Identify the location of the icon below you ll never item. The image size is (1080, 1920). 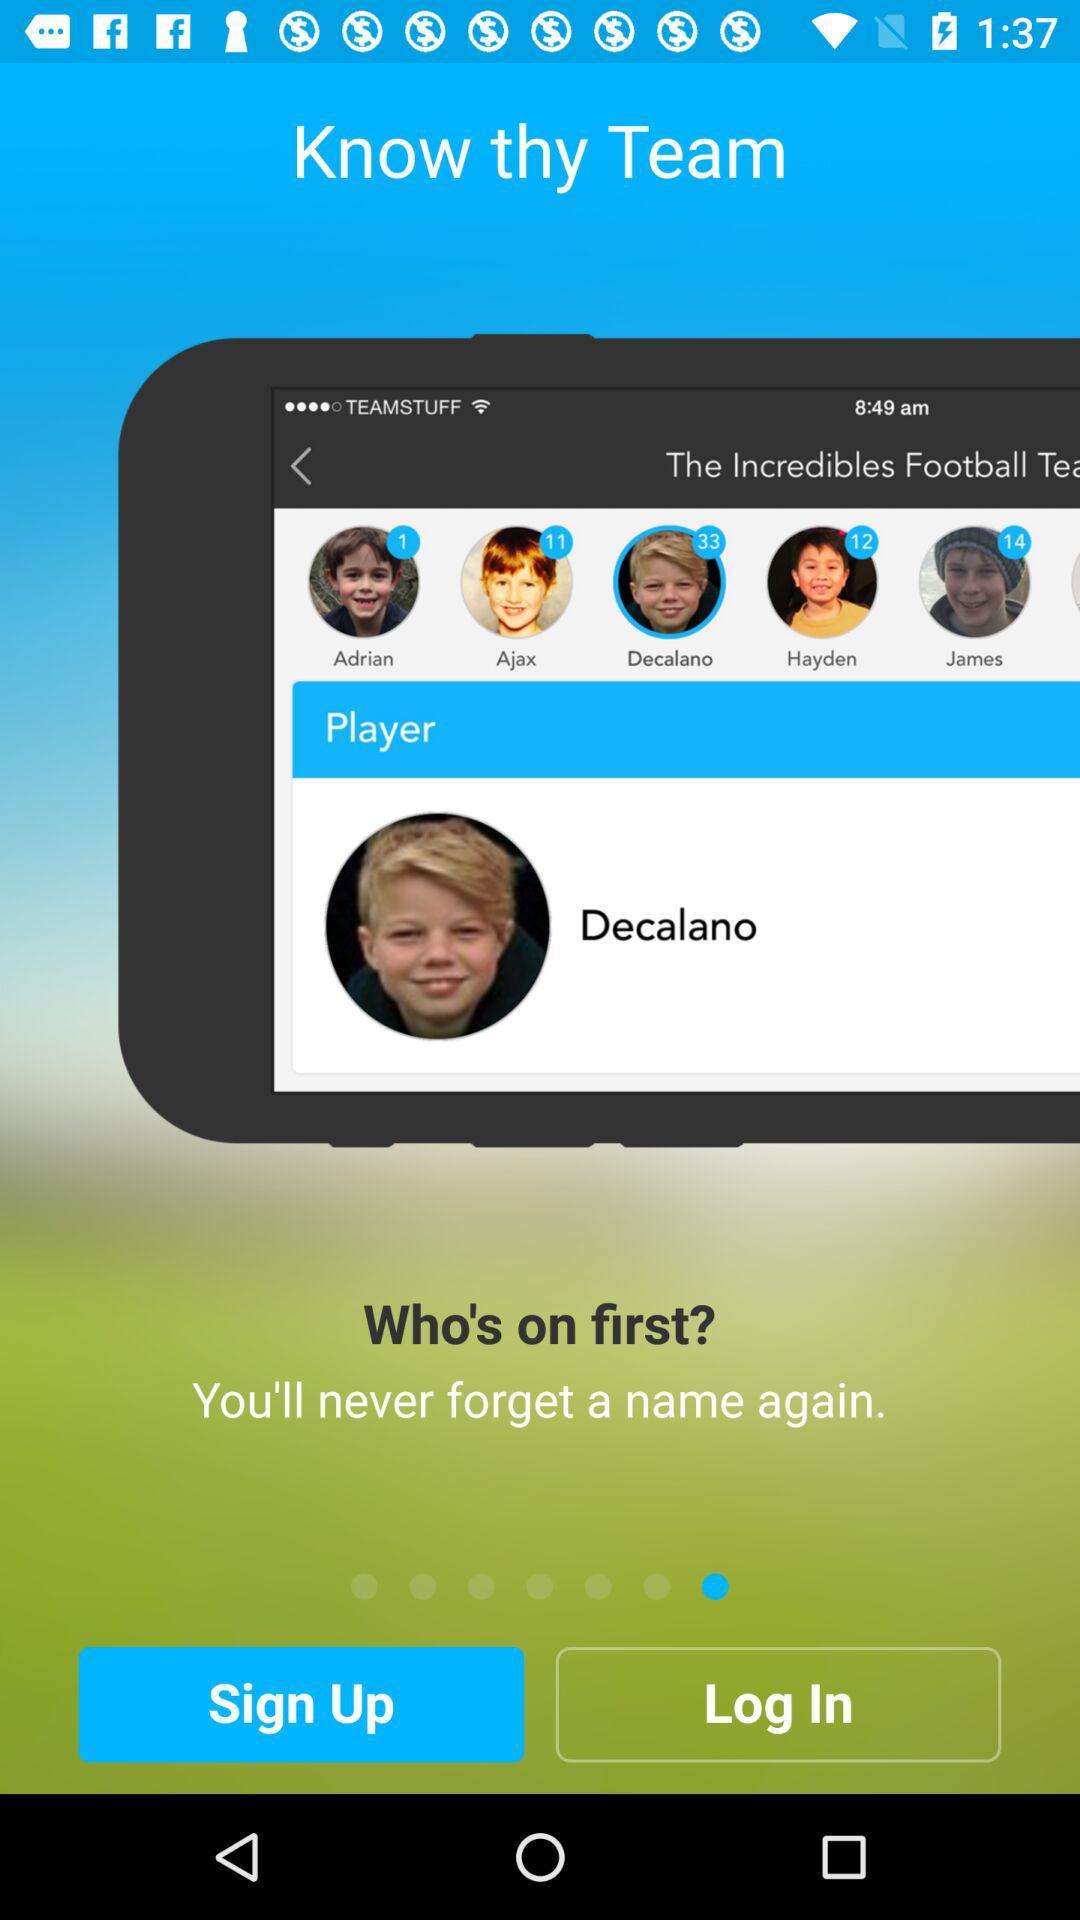
(422, 1585).